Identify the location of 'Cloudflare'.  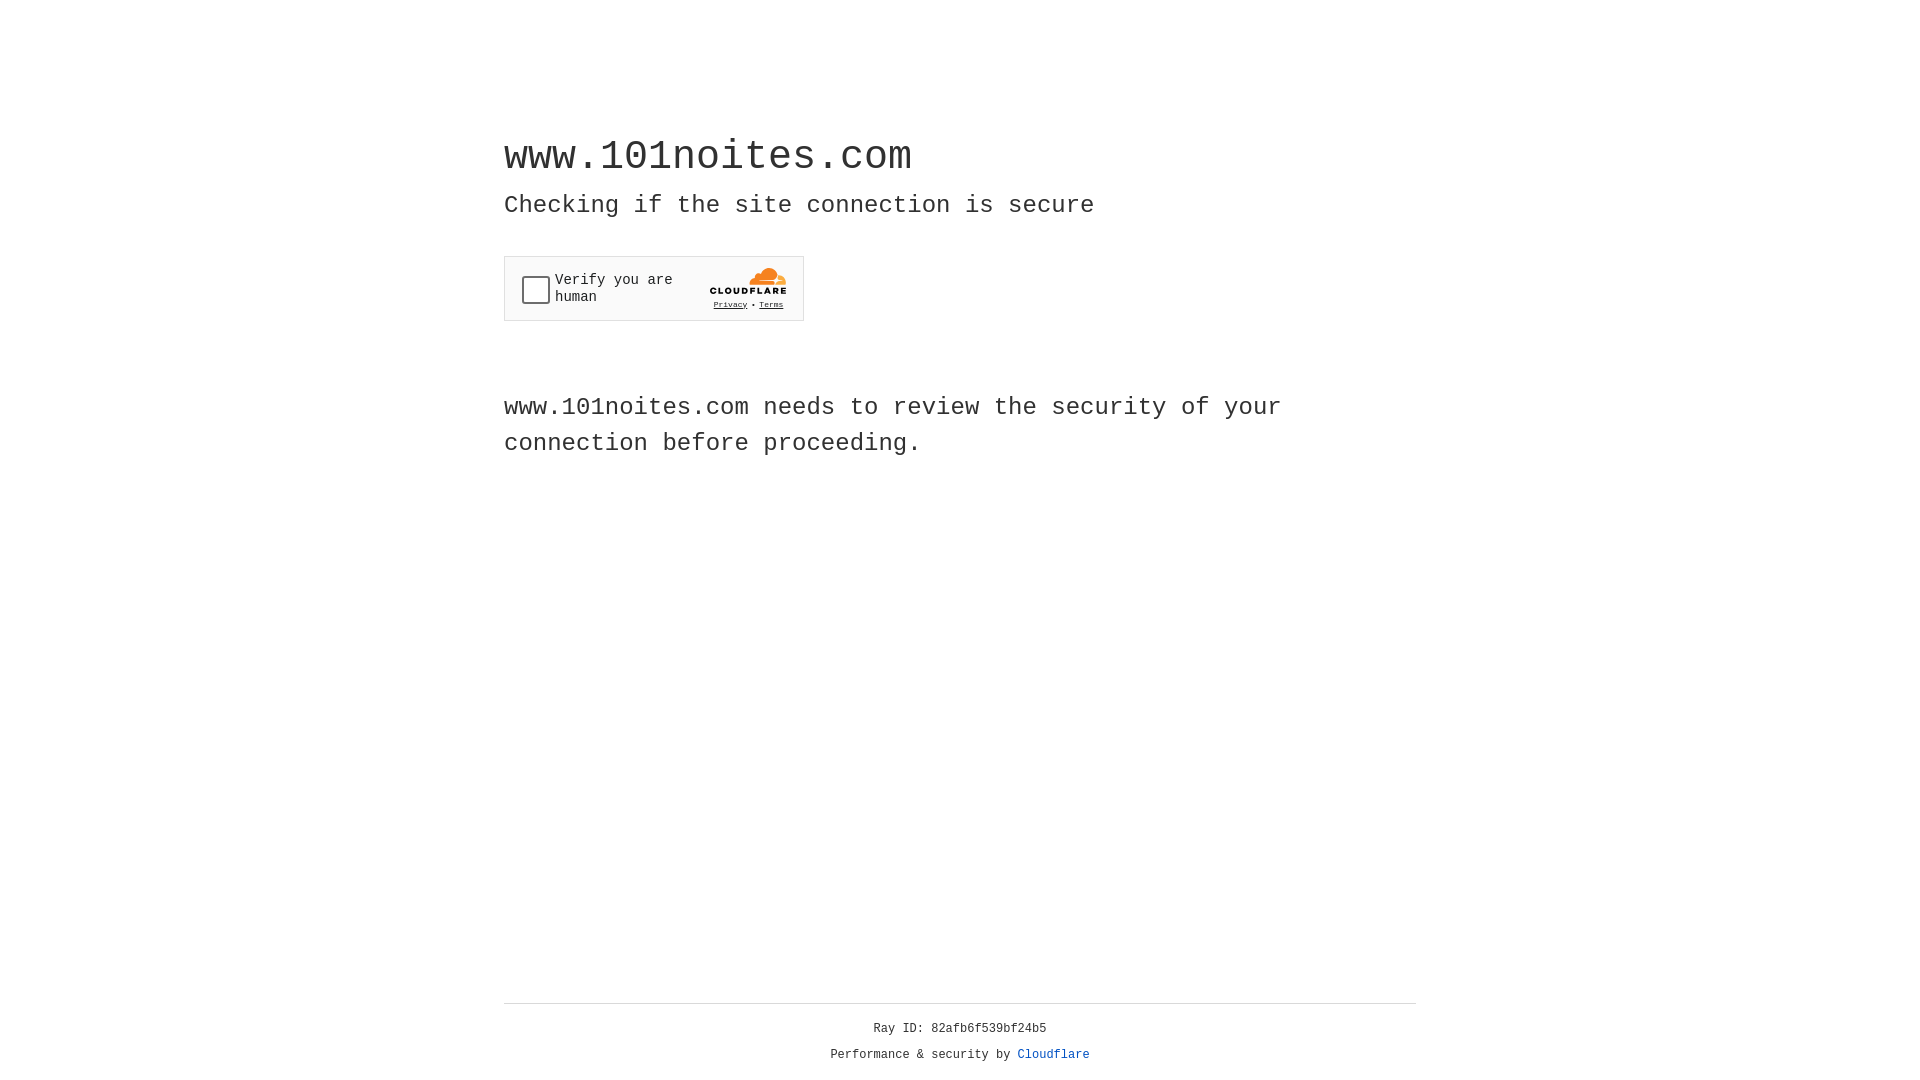
(1053, 1054).